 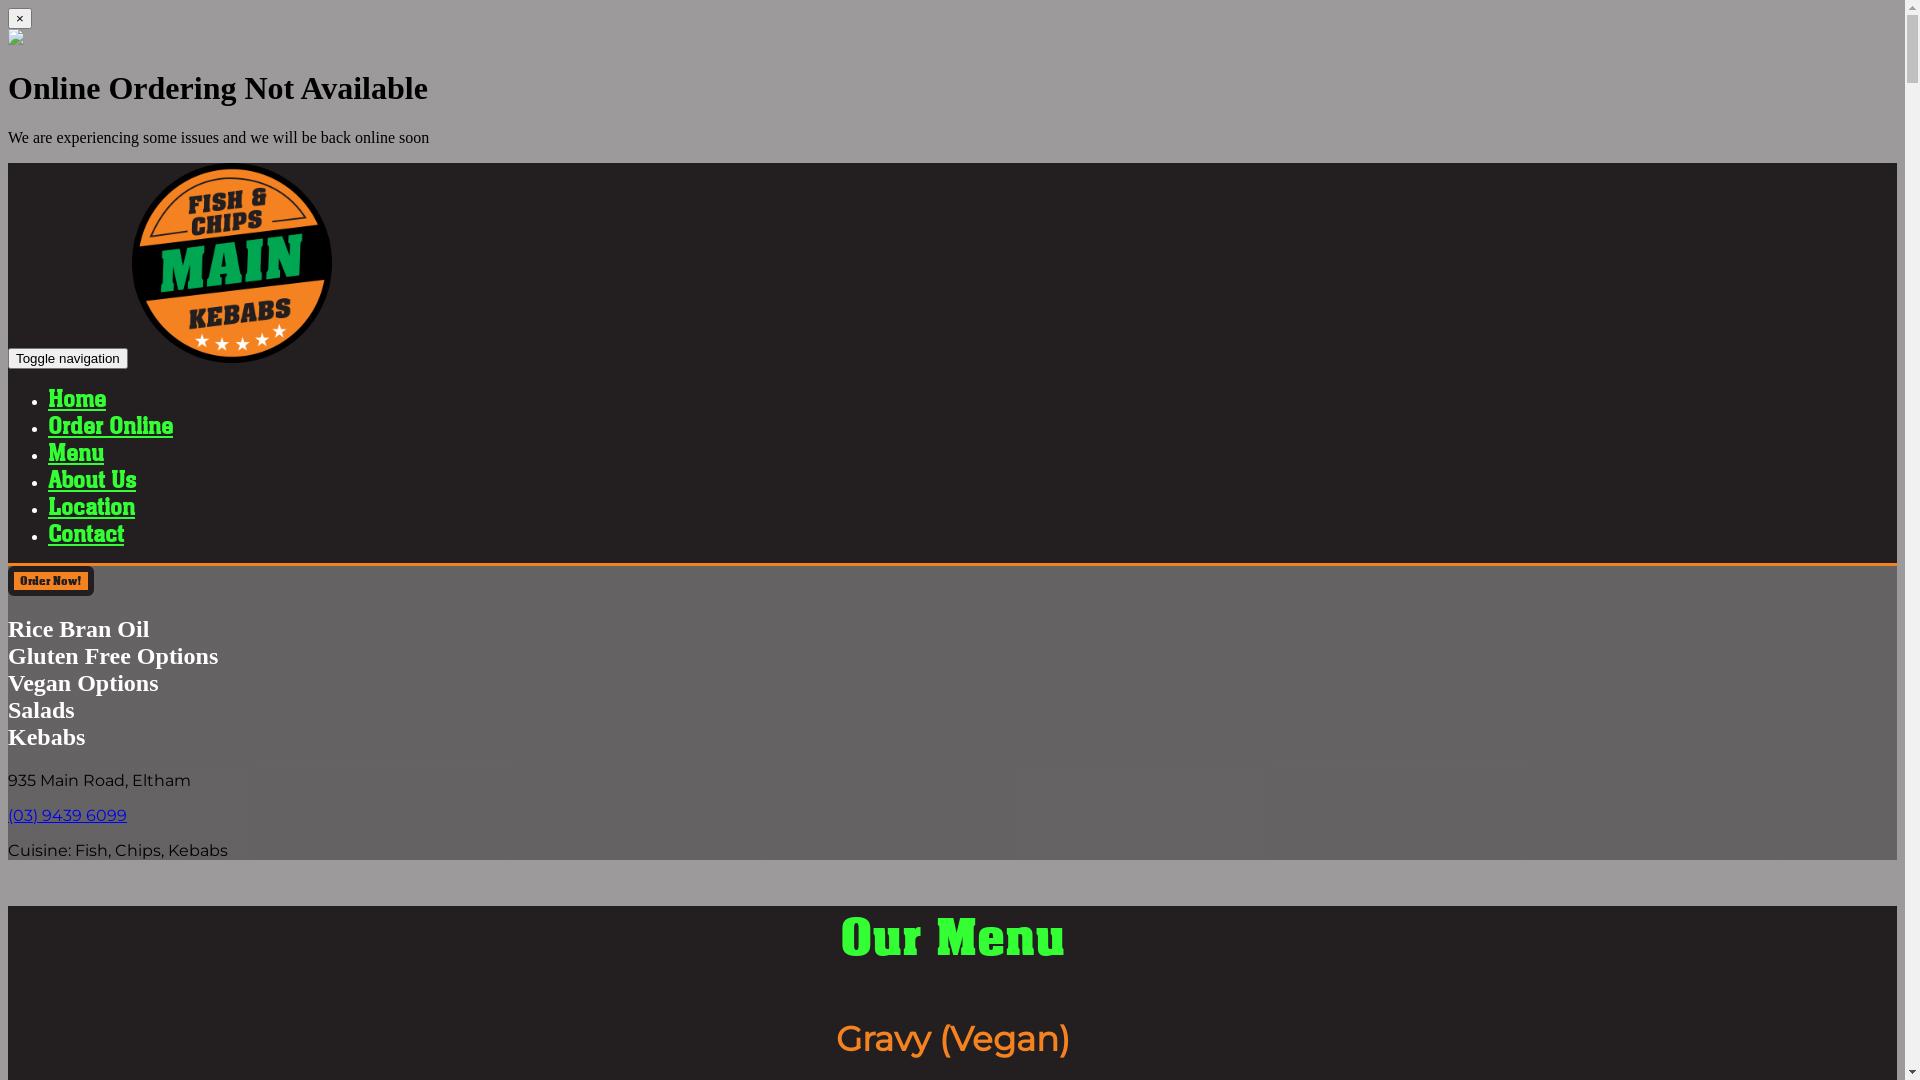 What do you see at coordinates (90, 479) in the screenshot?
I see `'About Us'` at bounding box center [90, 479].